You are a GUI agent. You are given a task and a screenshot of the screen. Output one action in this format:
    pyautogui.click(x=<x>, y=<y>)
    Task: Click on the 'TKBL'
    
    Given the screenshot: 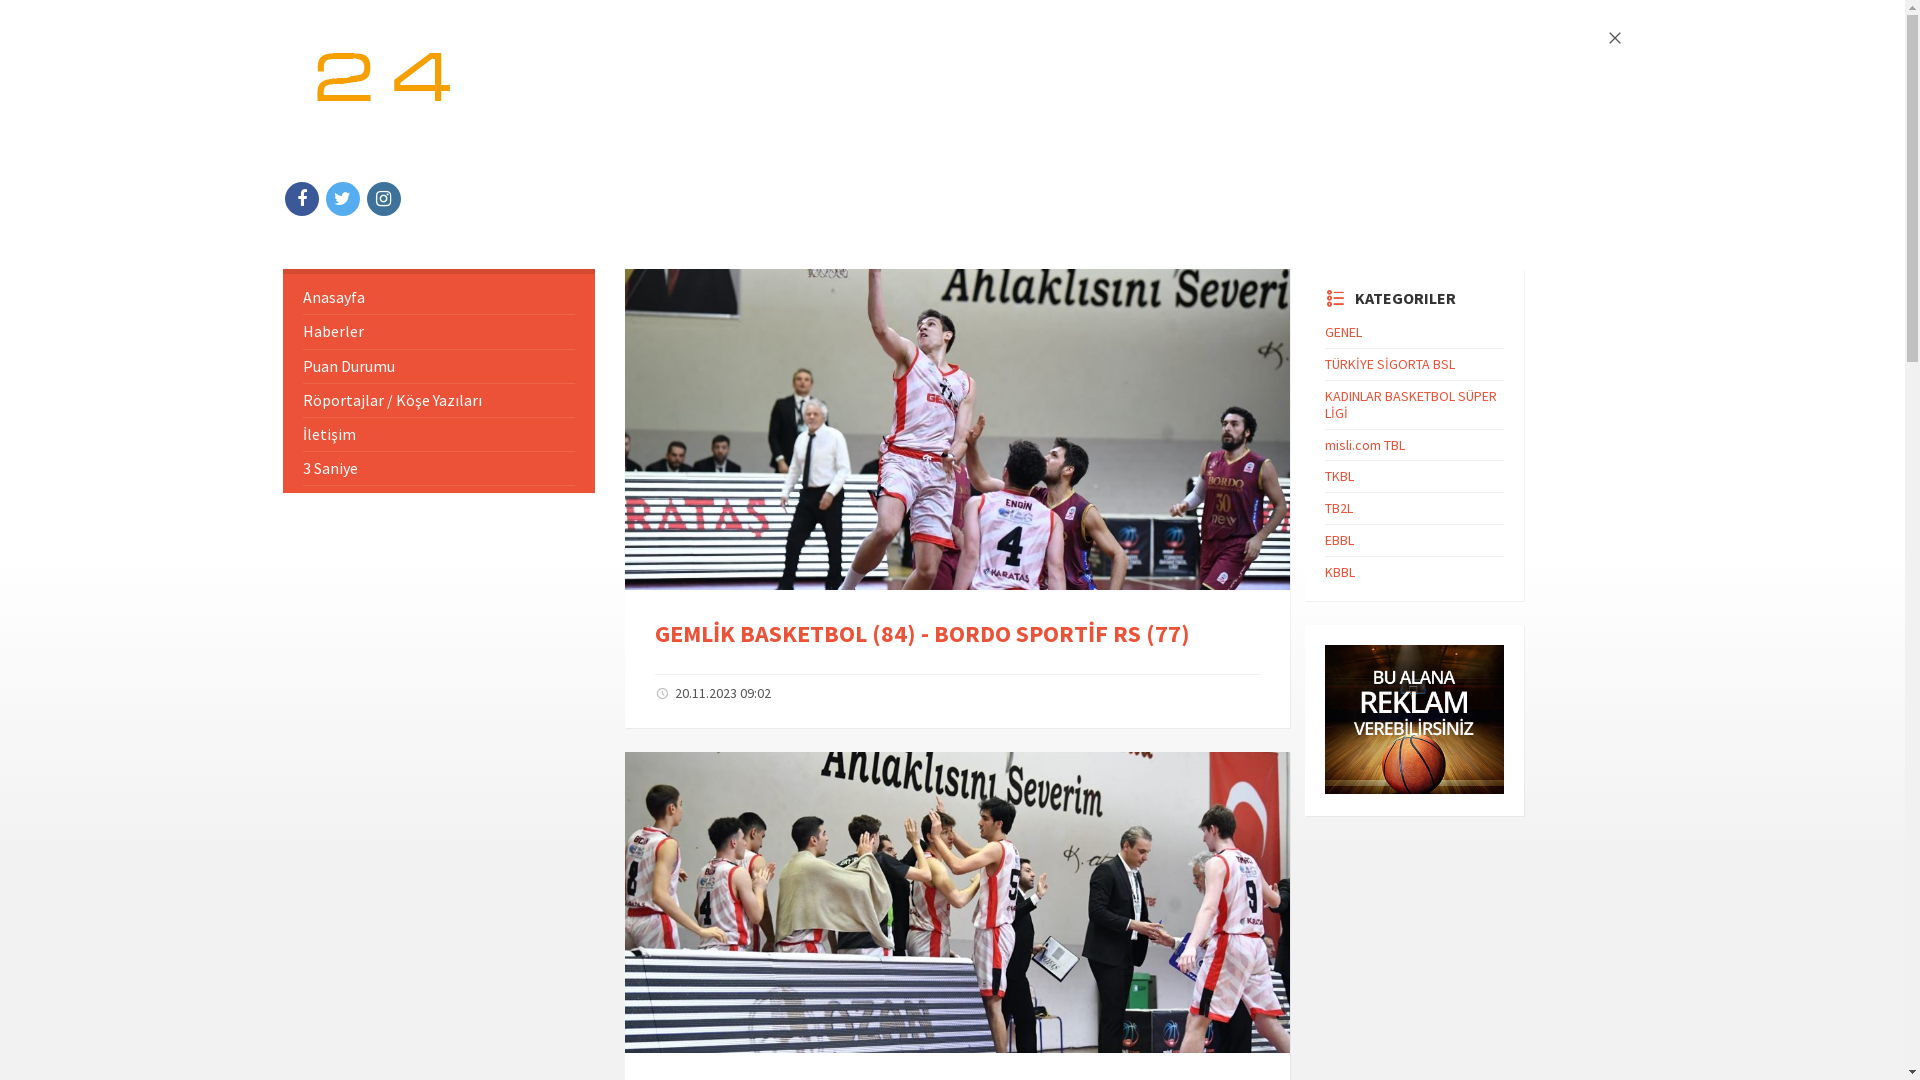 What is the action you would take?
    pyautogui.click(x=1339, y=475)
    